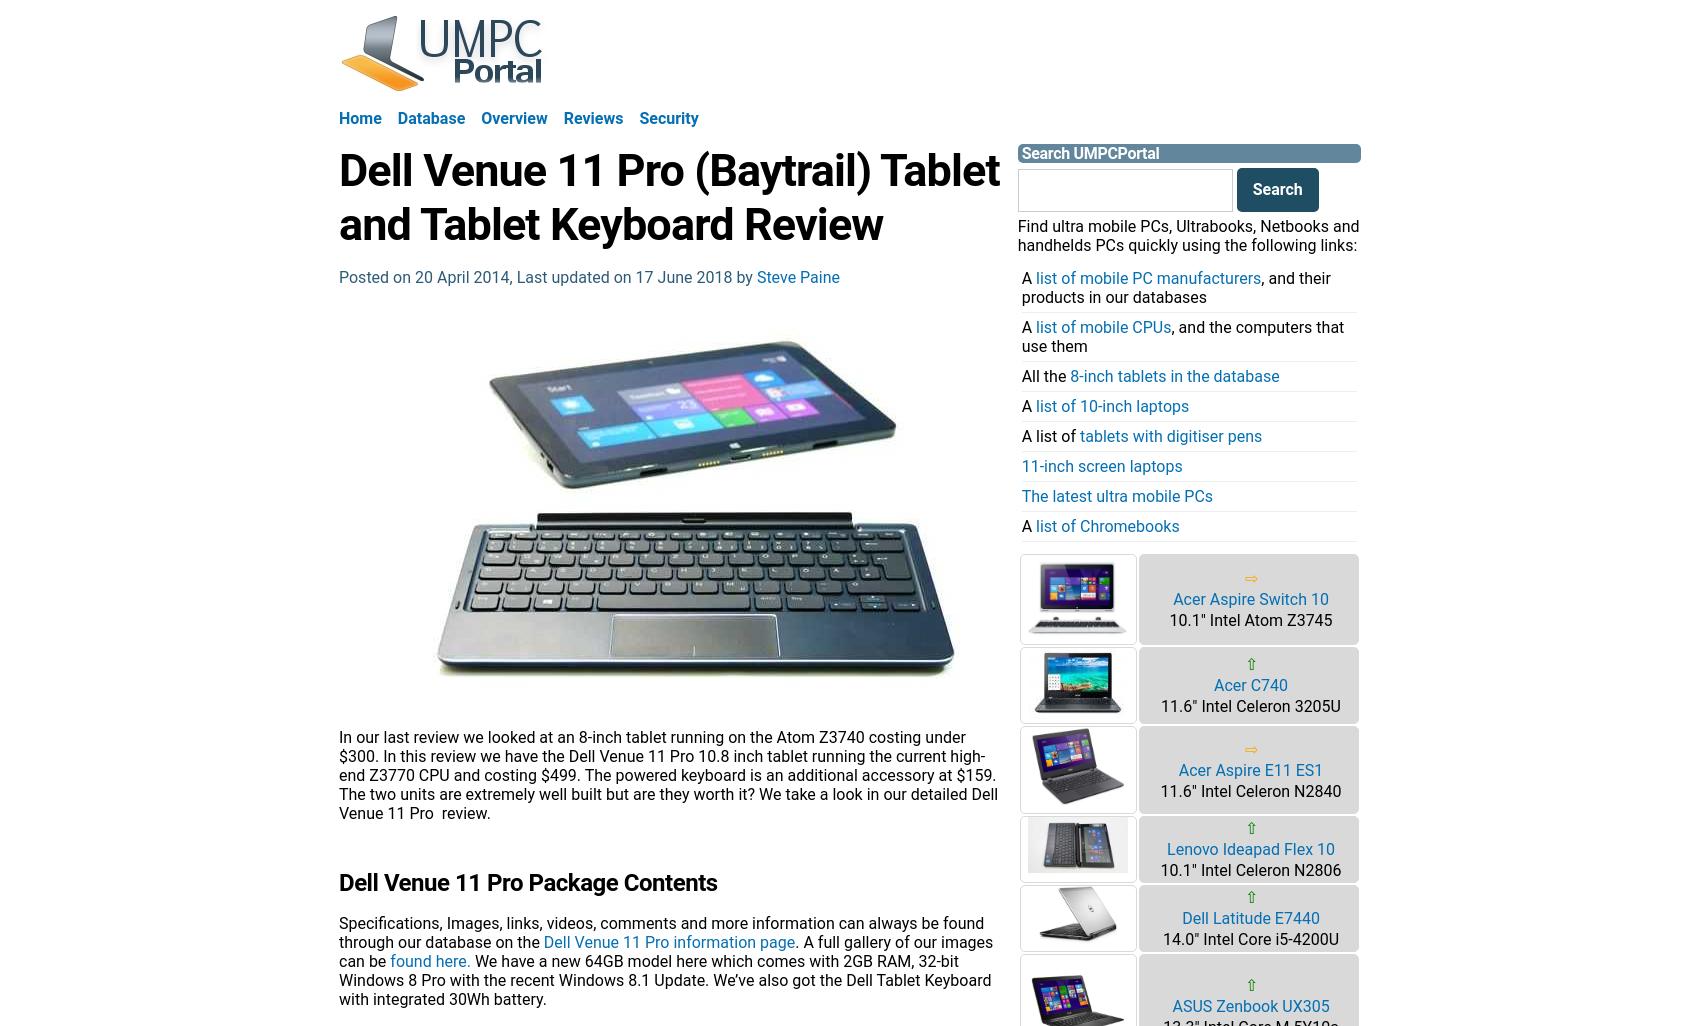  Describe the element at coordinates (1089, 153) in the screenshot. I see `'Search UMPCPortal'` at that location.